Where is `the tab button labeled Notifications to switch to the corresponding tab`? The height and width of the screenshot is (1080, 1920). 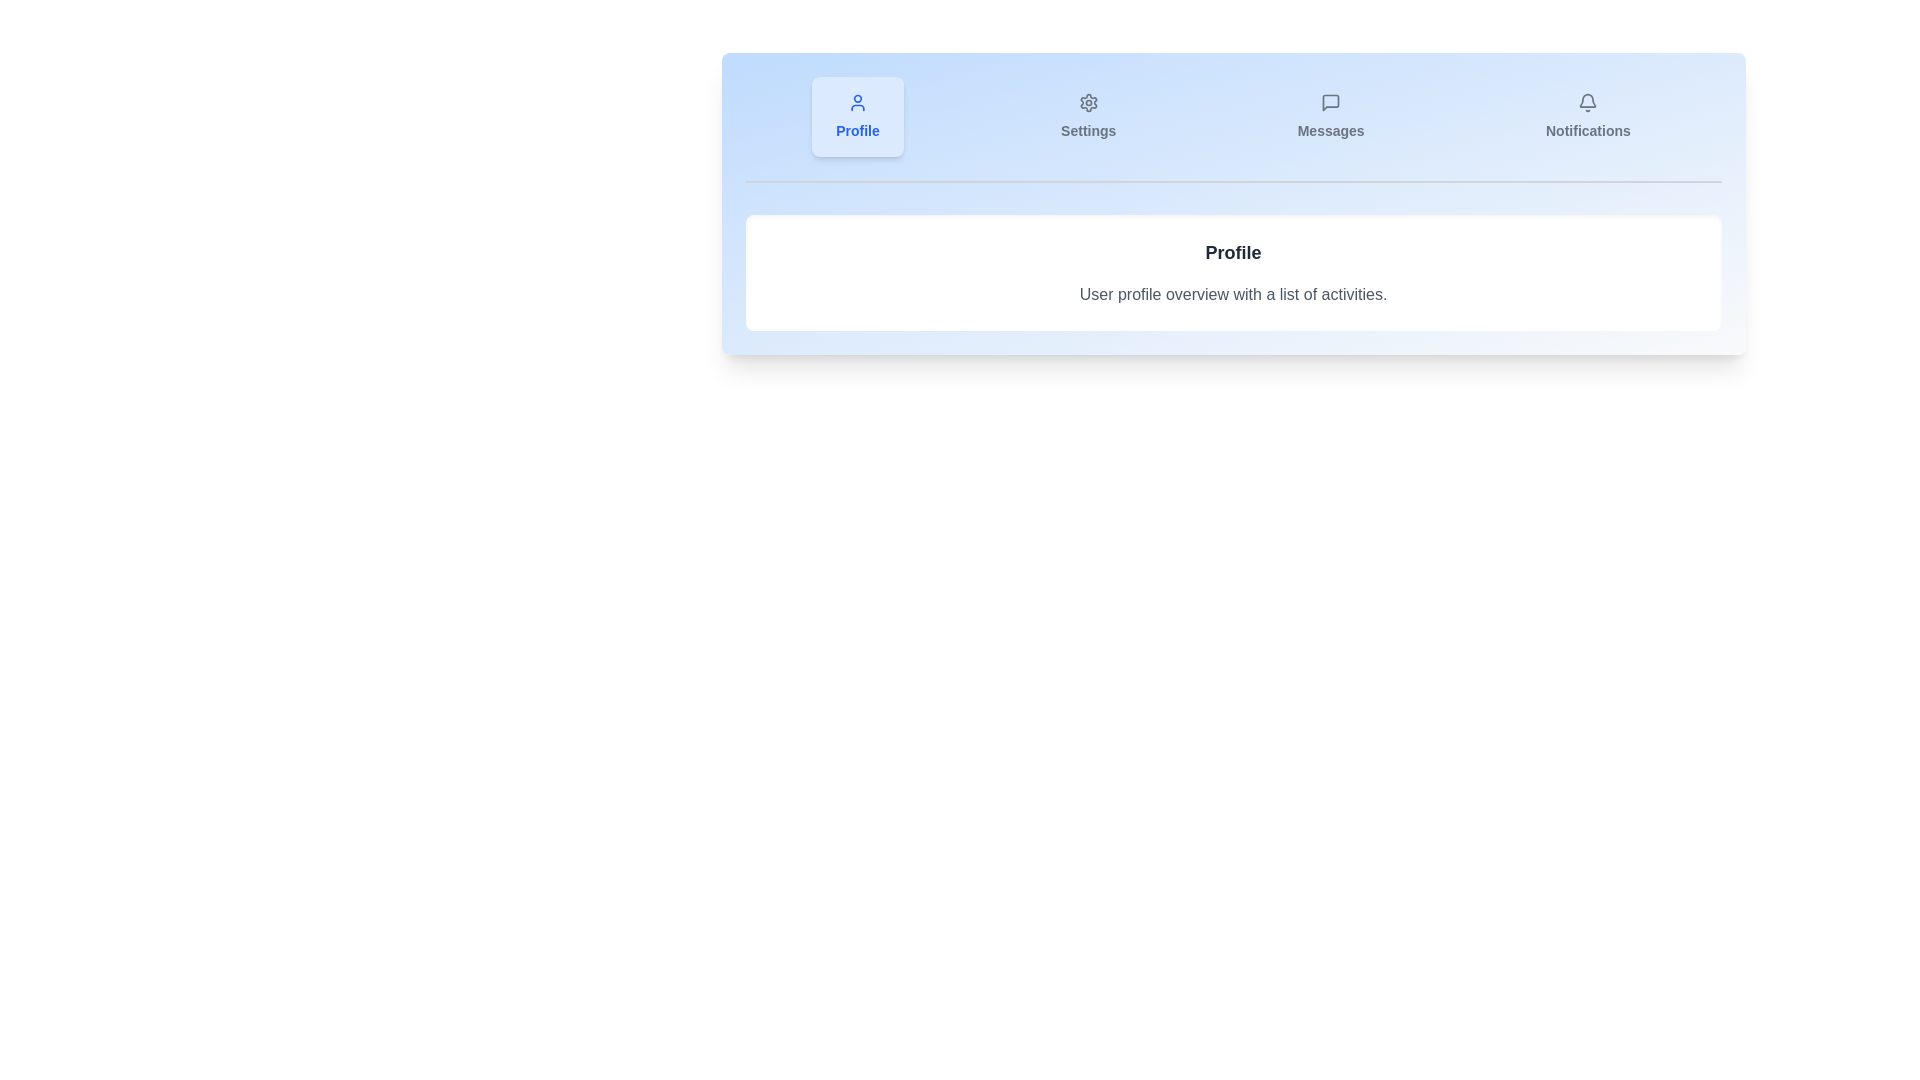
the tab button labeled Notifications to switch to the corresponding tab is located at coordinates (1587, 116).